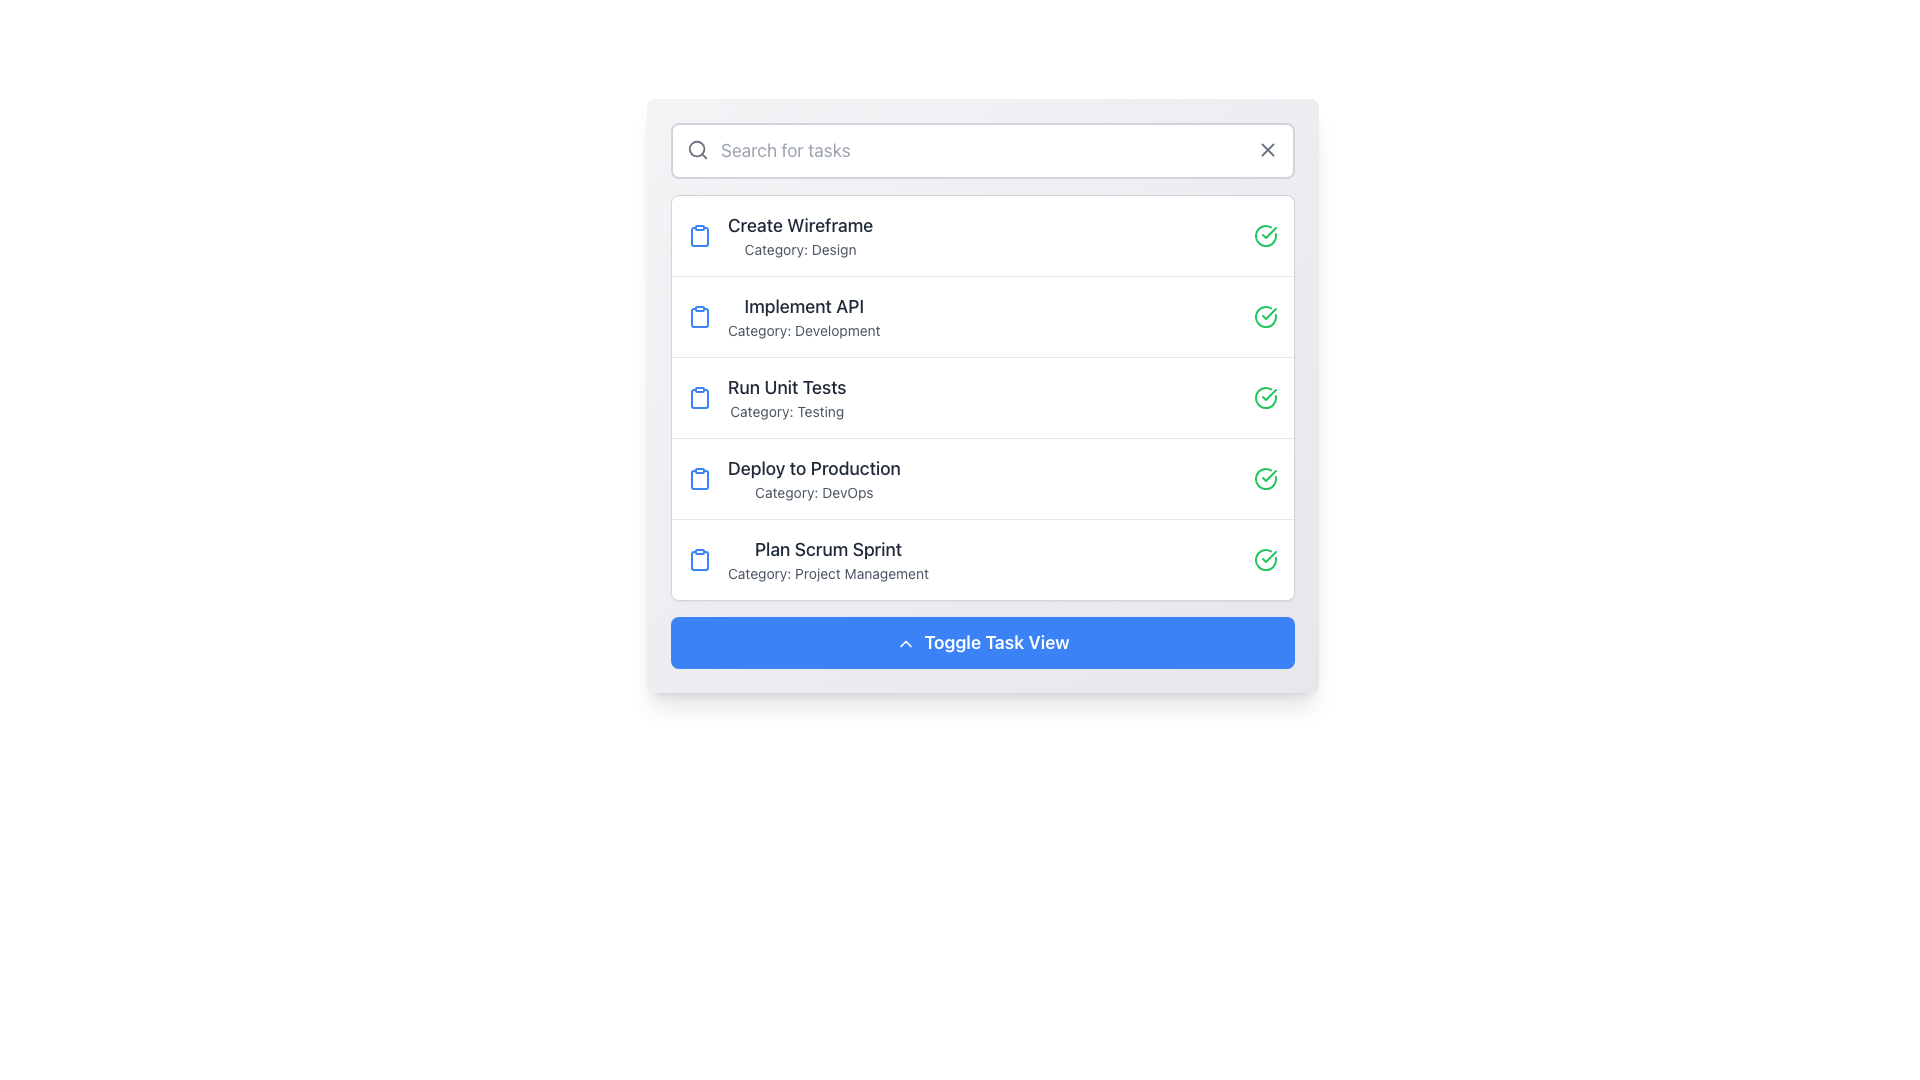  What do you see at coordinates (700, 478) in the screenshot?
I see `the clipboard icon with a blue border located next to the text 'Deploy to Production' in the fourth row of the task list` at bounding box center [700, 478].